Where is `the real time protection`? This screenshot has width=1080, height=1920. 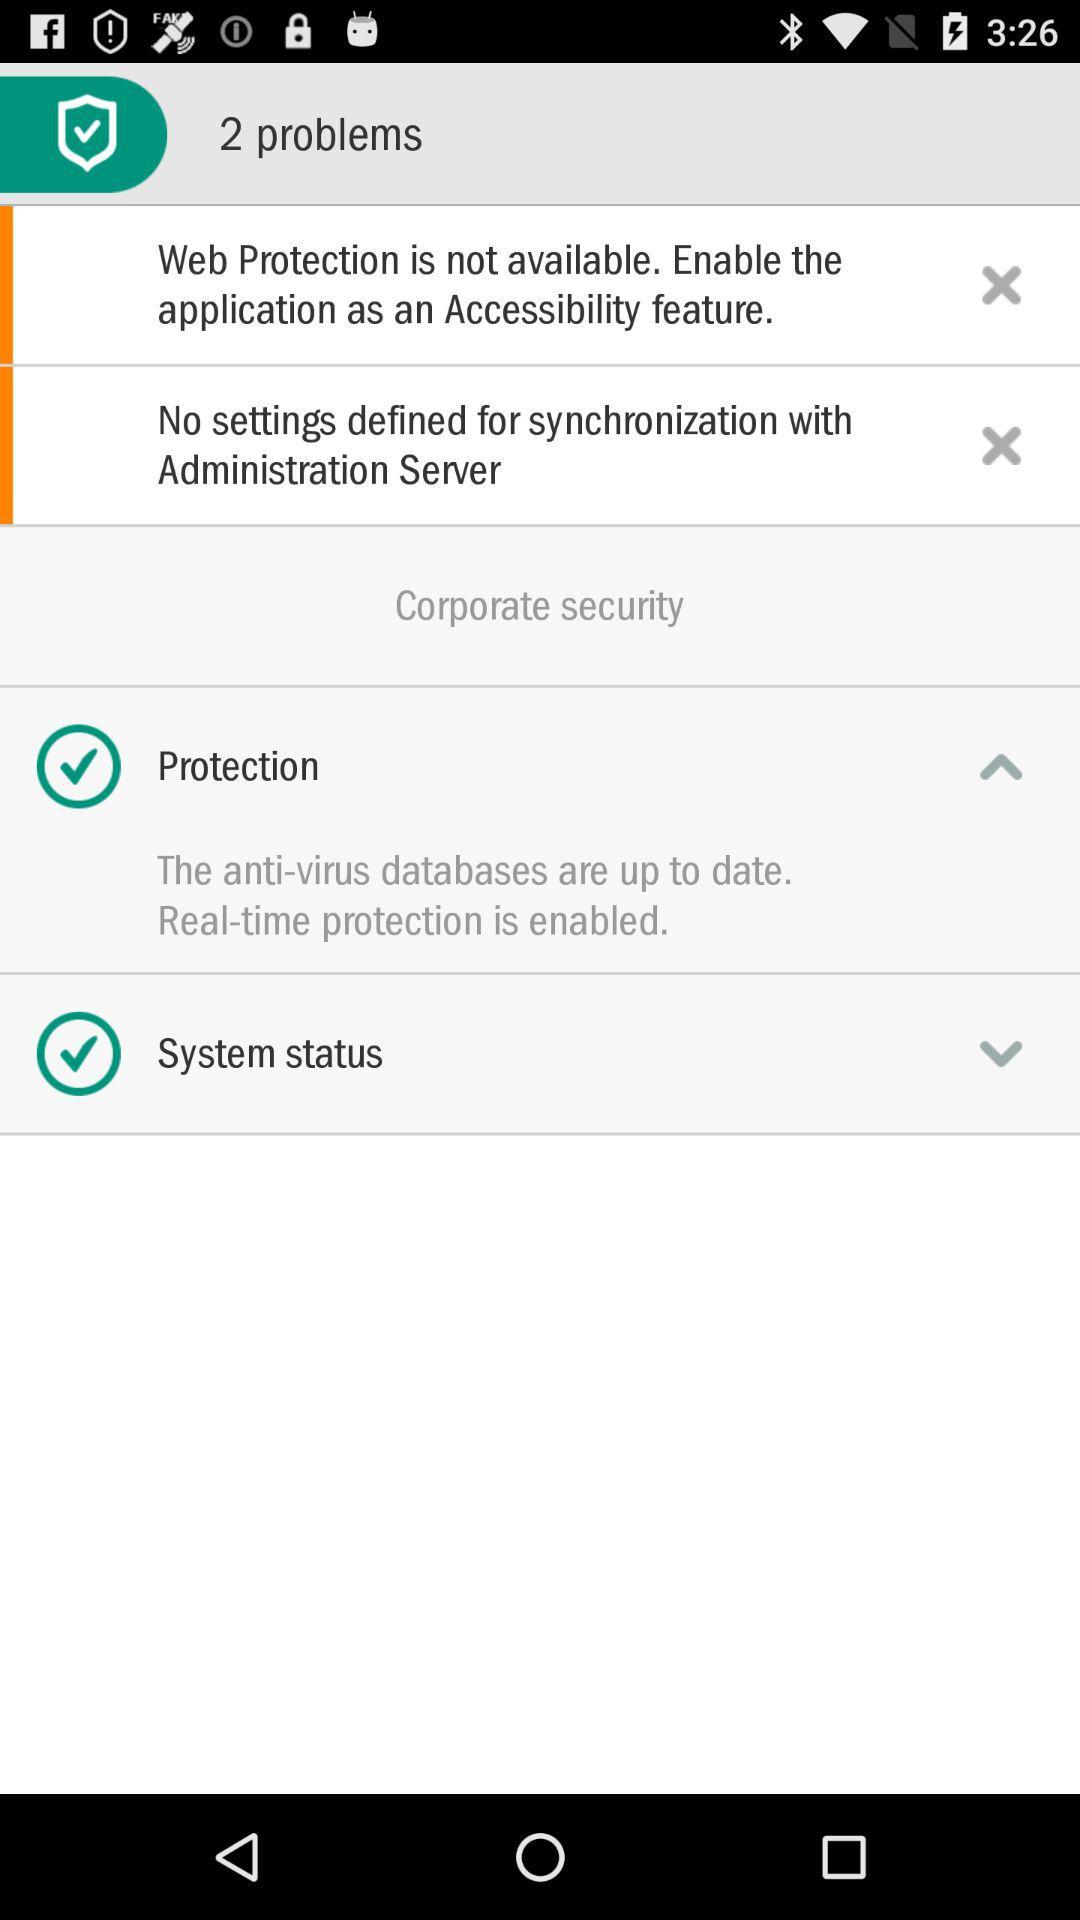 the real time protection is located at coordinates (540, 919).